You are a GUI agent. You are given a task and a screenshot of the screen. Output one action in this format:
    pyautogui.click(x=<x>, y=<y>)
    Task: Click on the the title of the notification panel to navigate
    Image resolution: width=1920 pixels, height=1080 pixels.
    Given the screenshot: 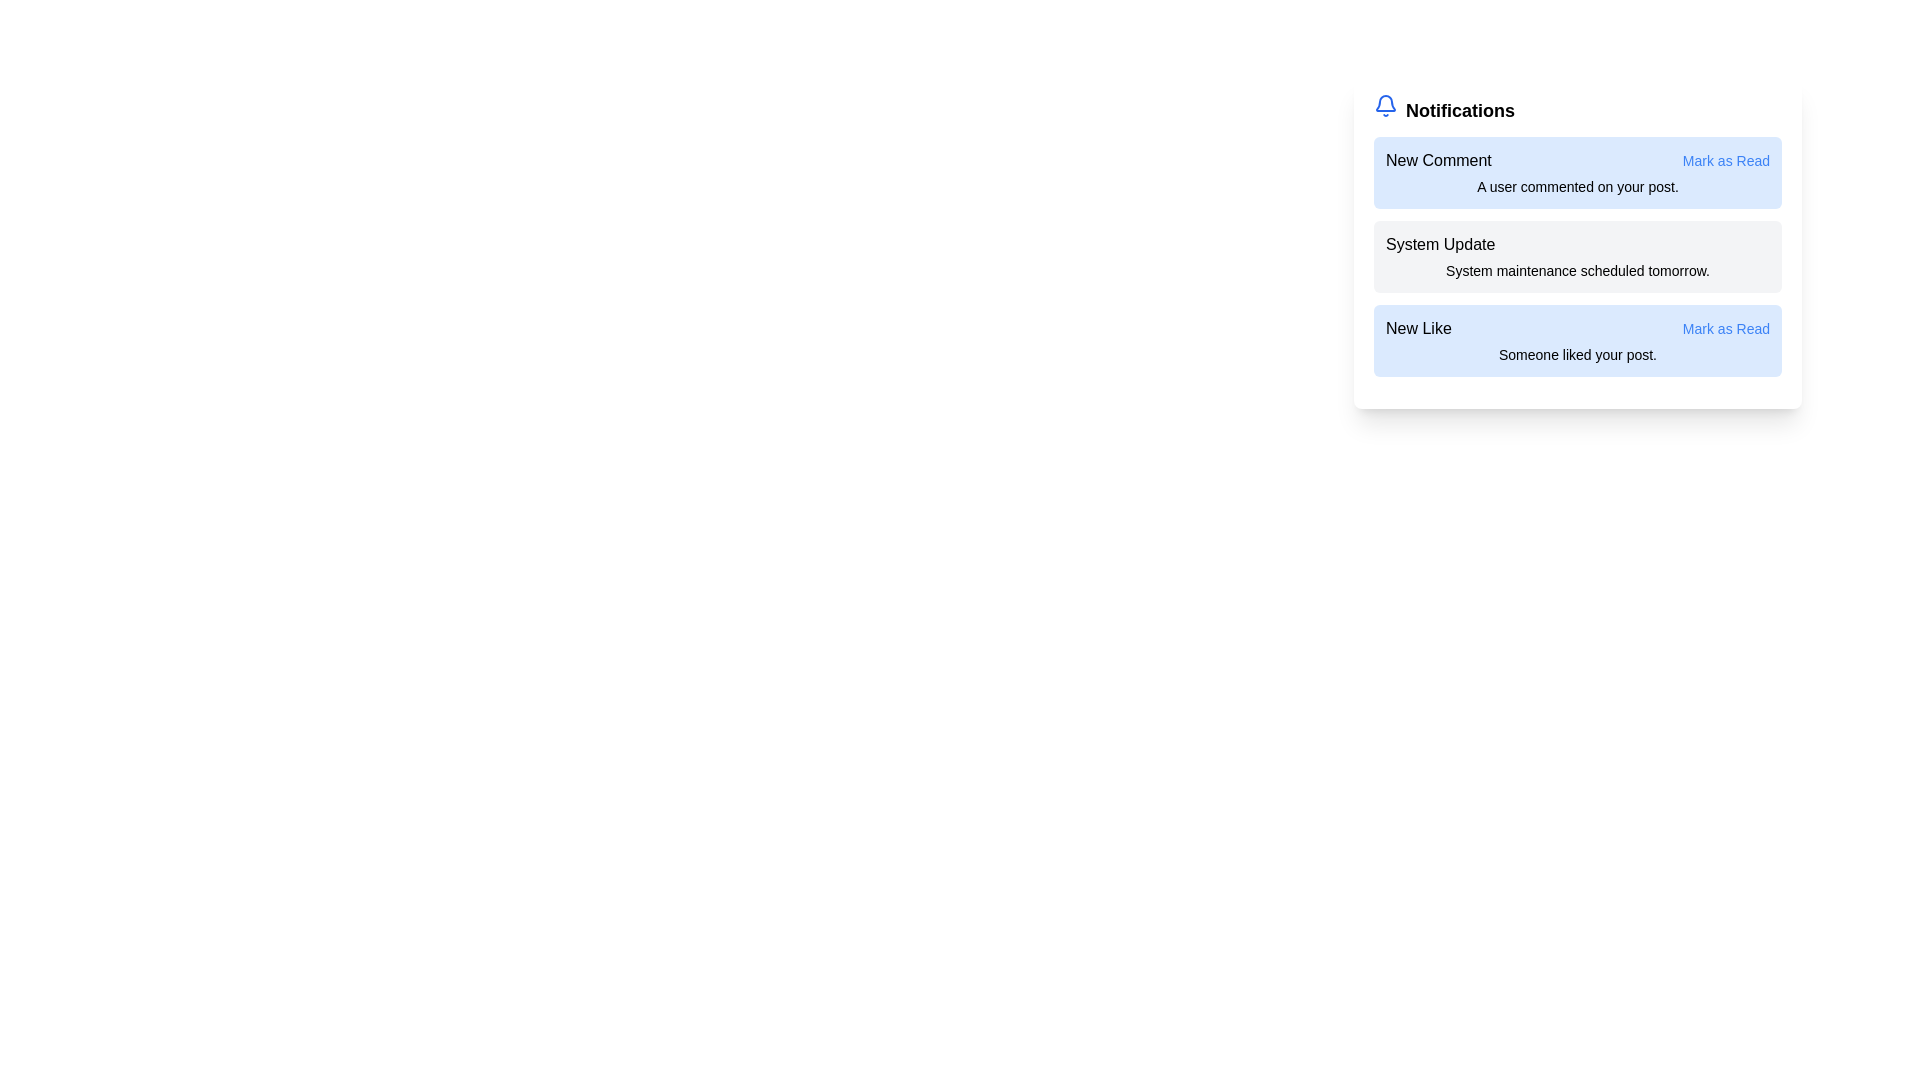 What is the action you would take?
    pyautogui.click(x=1577, y=111)
    